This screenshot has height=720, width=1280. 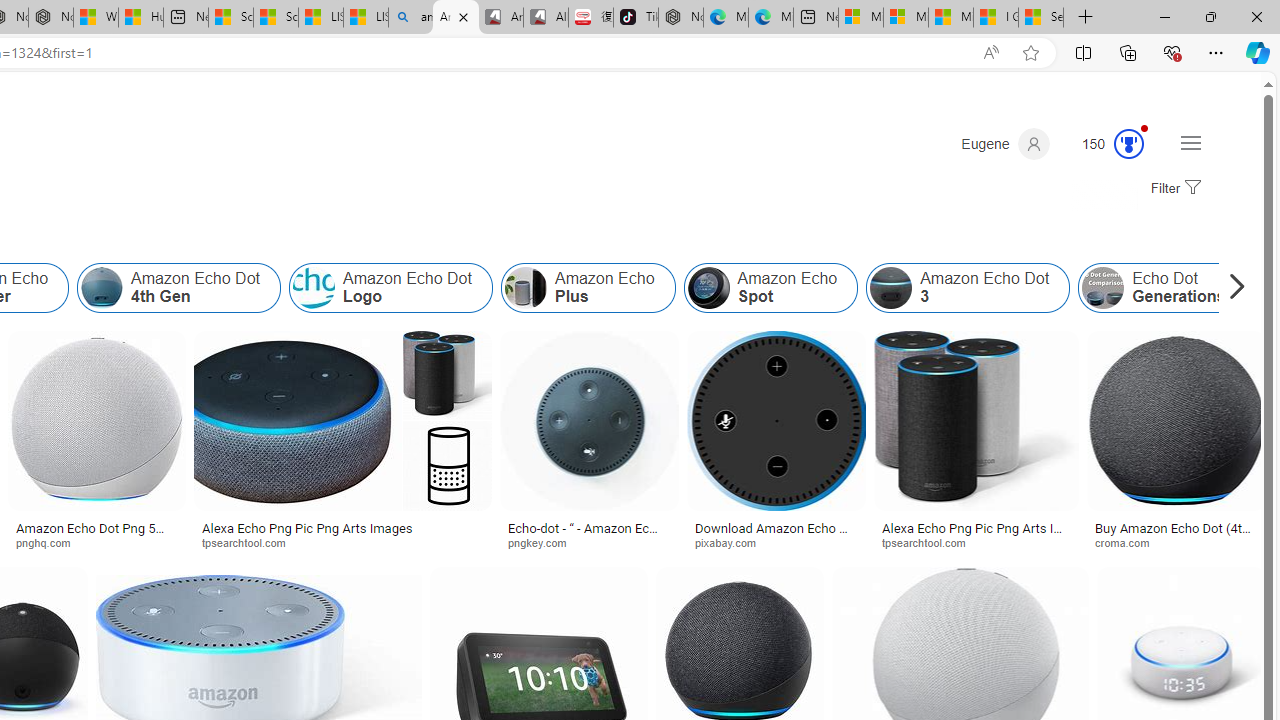 What do you see at coordinates (454, 17) in the screenshot?
I see `'Amazon Echo Dot PNG - Search Images'` at bounding box center [454, 17].